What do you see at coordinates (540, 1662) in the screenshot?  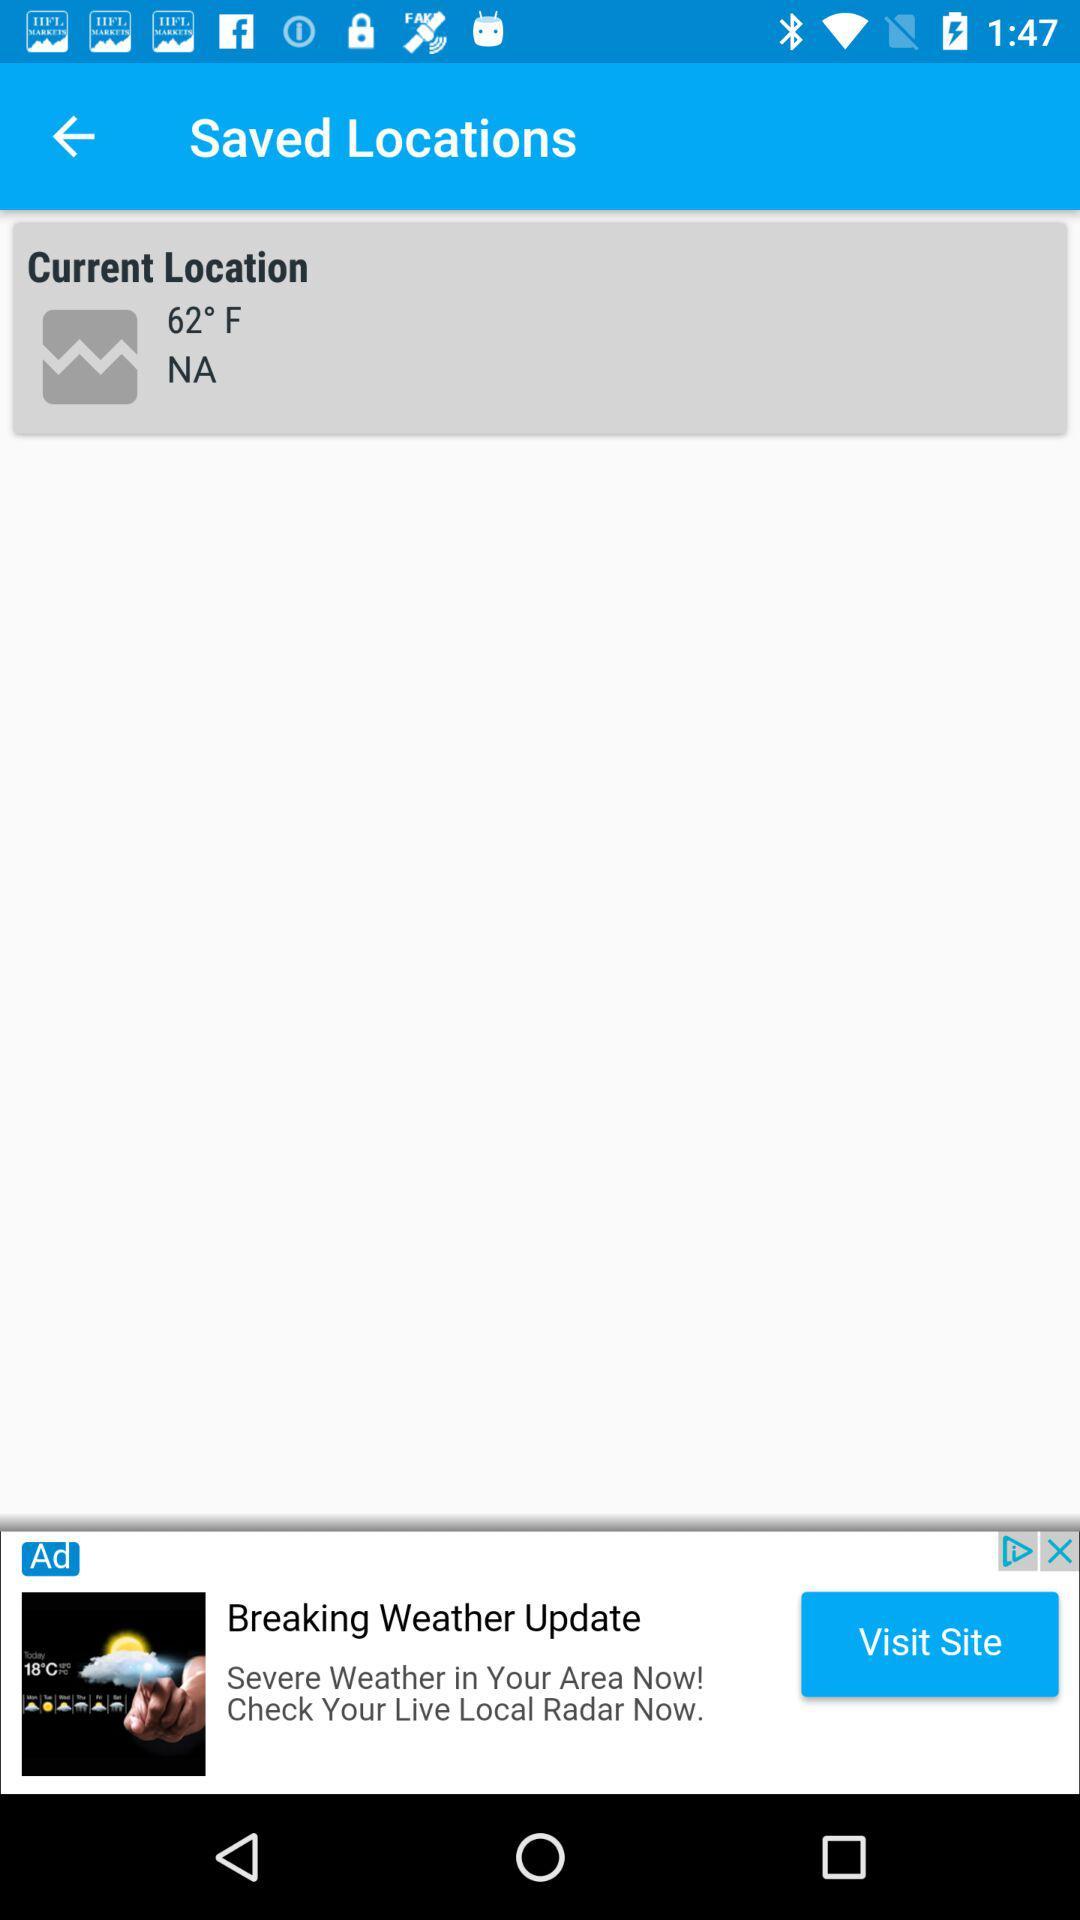 I see `advertisement about breaking weather update` at bounding box center [540, 1662].